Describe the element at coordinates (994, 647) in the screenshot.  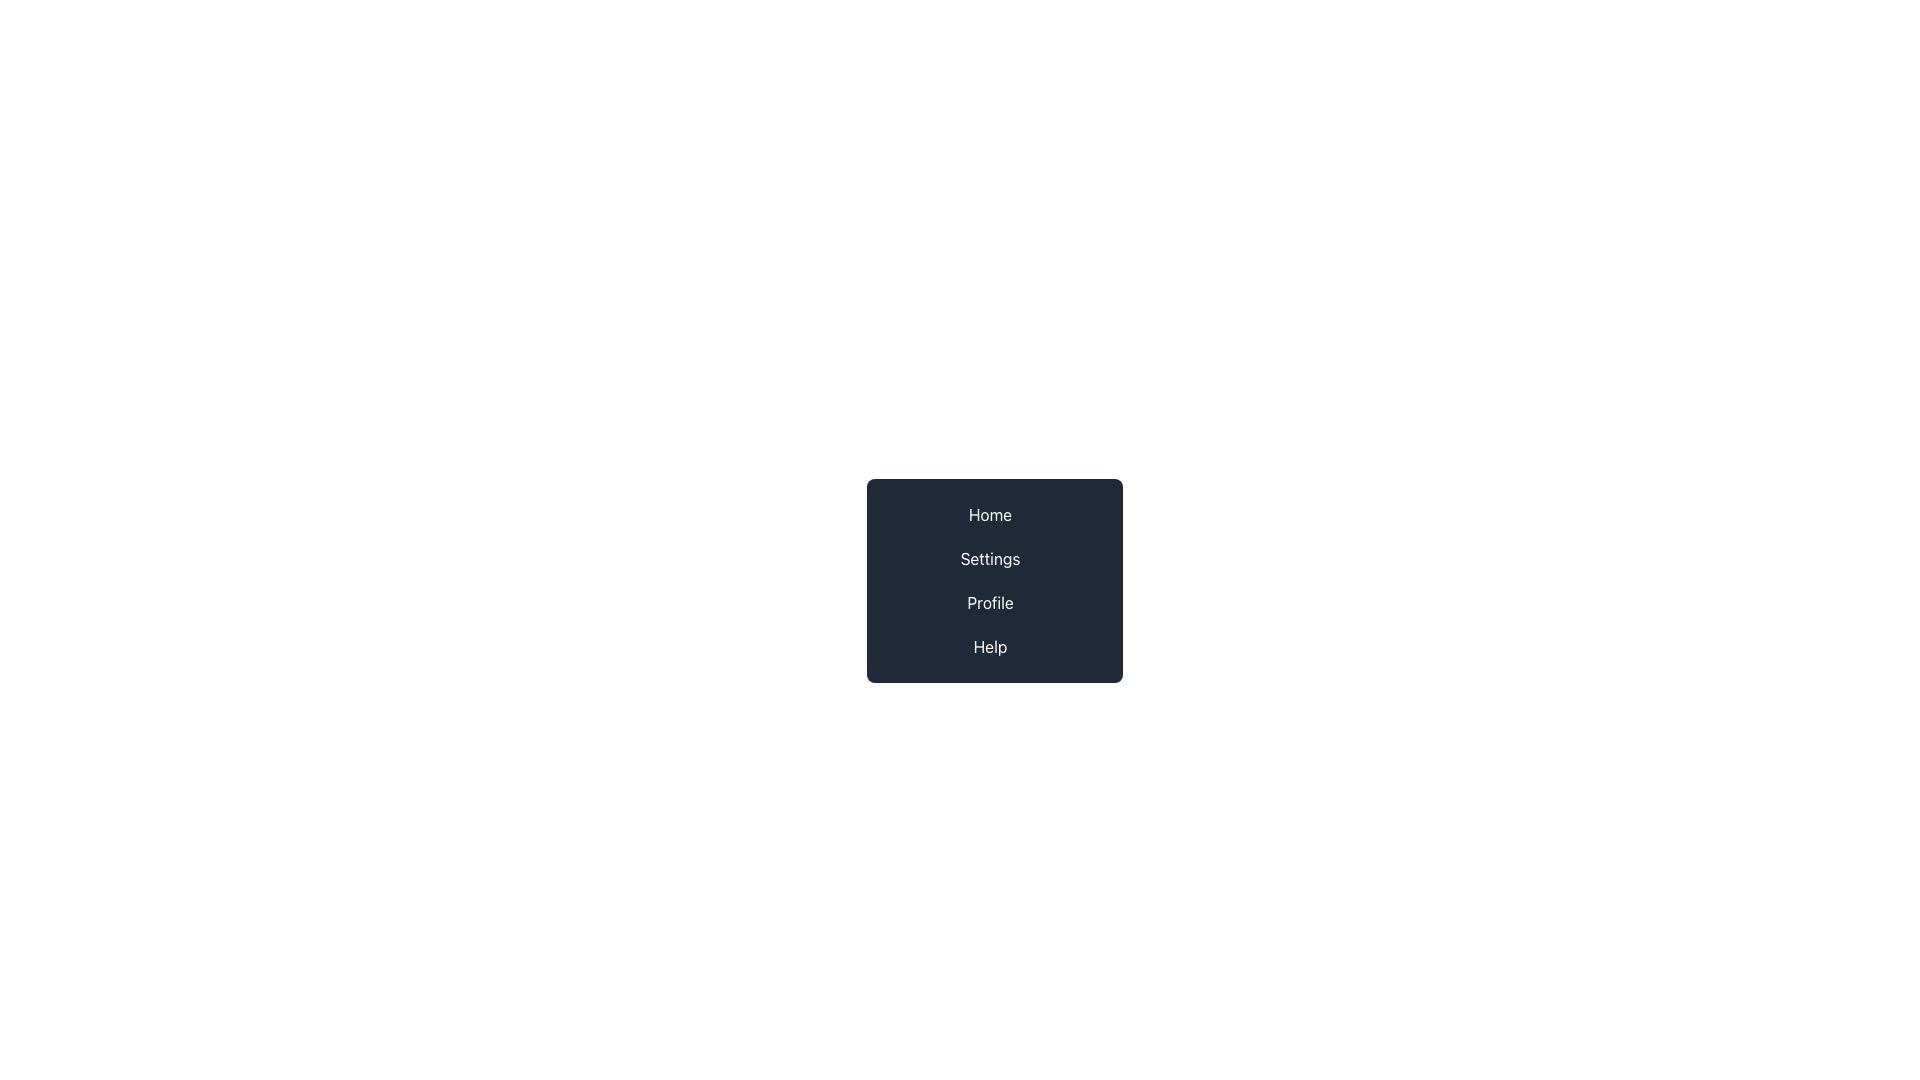
I see `the 'Help' label, which is the last item in a vertical list of options including 'Home', 'Settings', and 'Profile'` at that location.